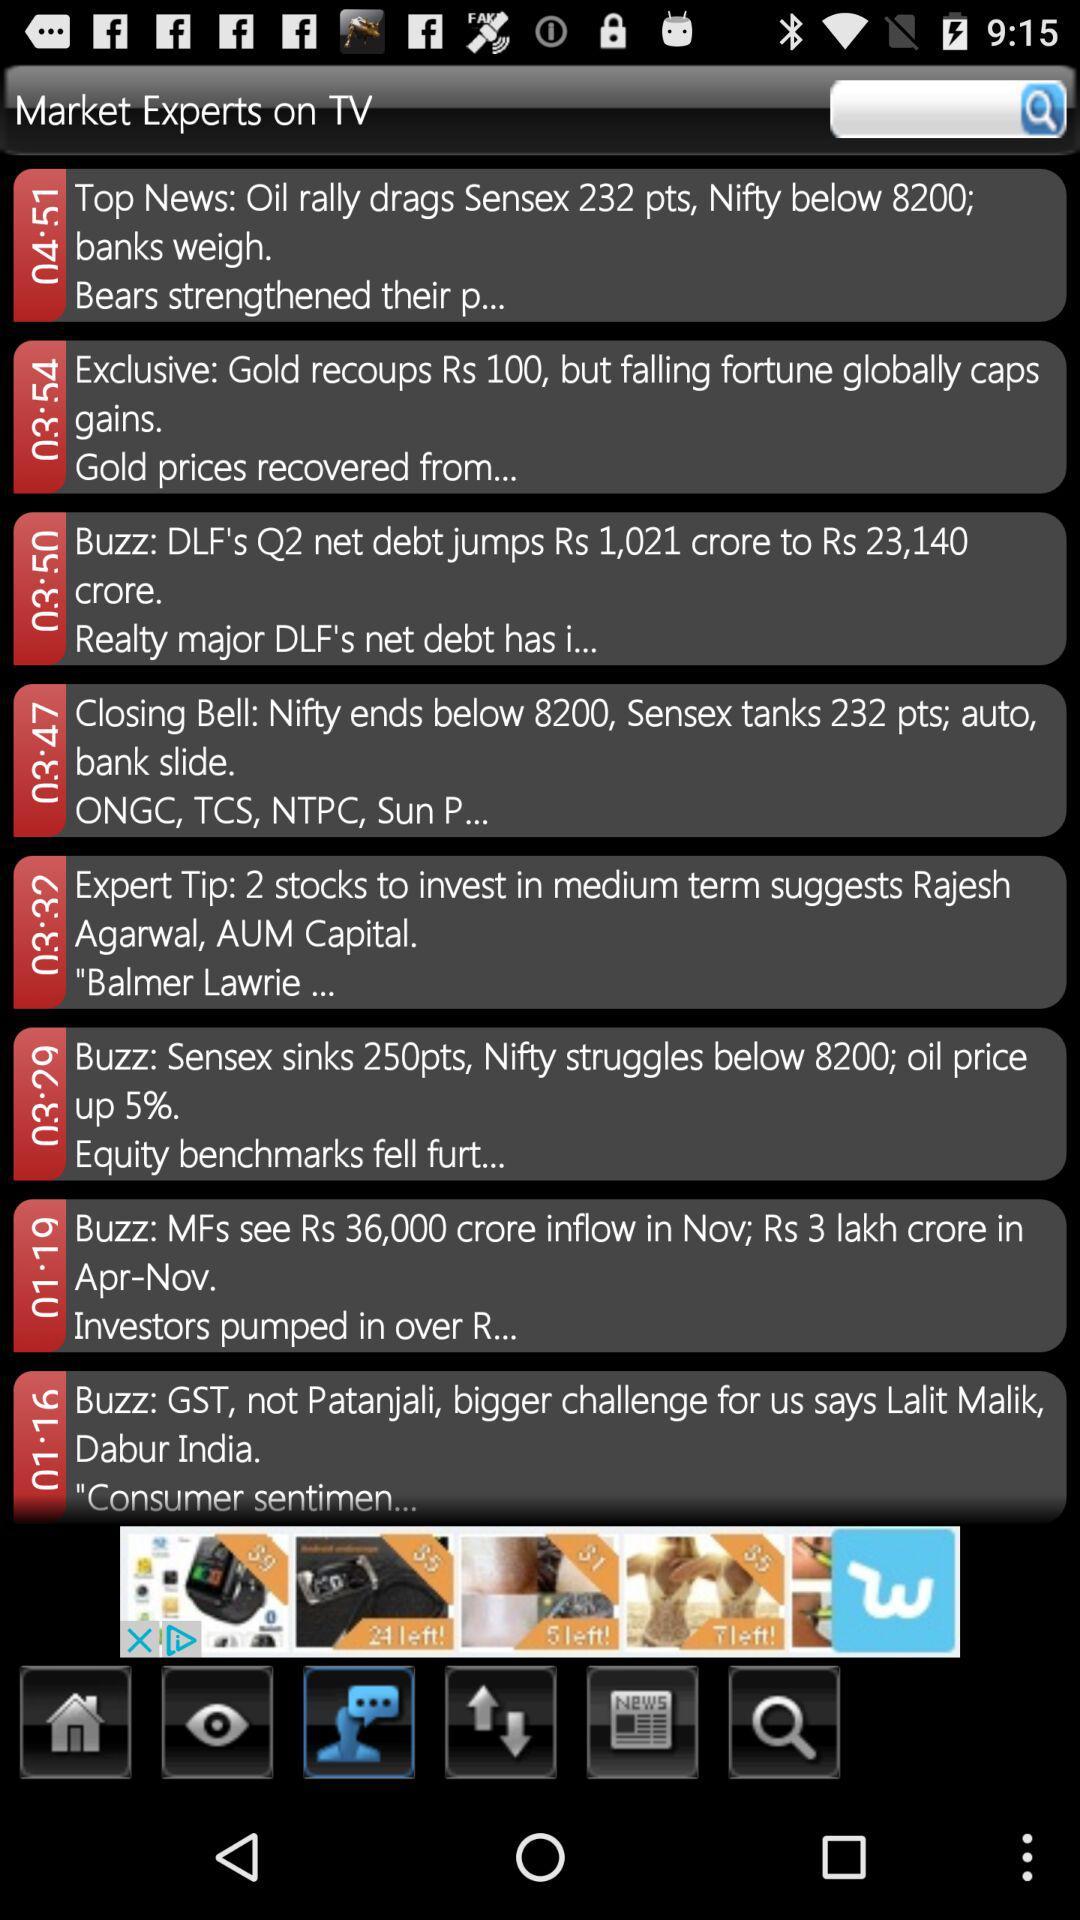  Describe the element at coordinates (643, 1727) in the screenshot. I see `open news` at that location.